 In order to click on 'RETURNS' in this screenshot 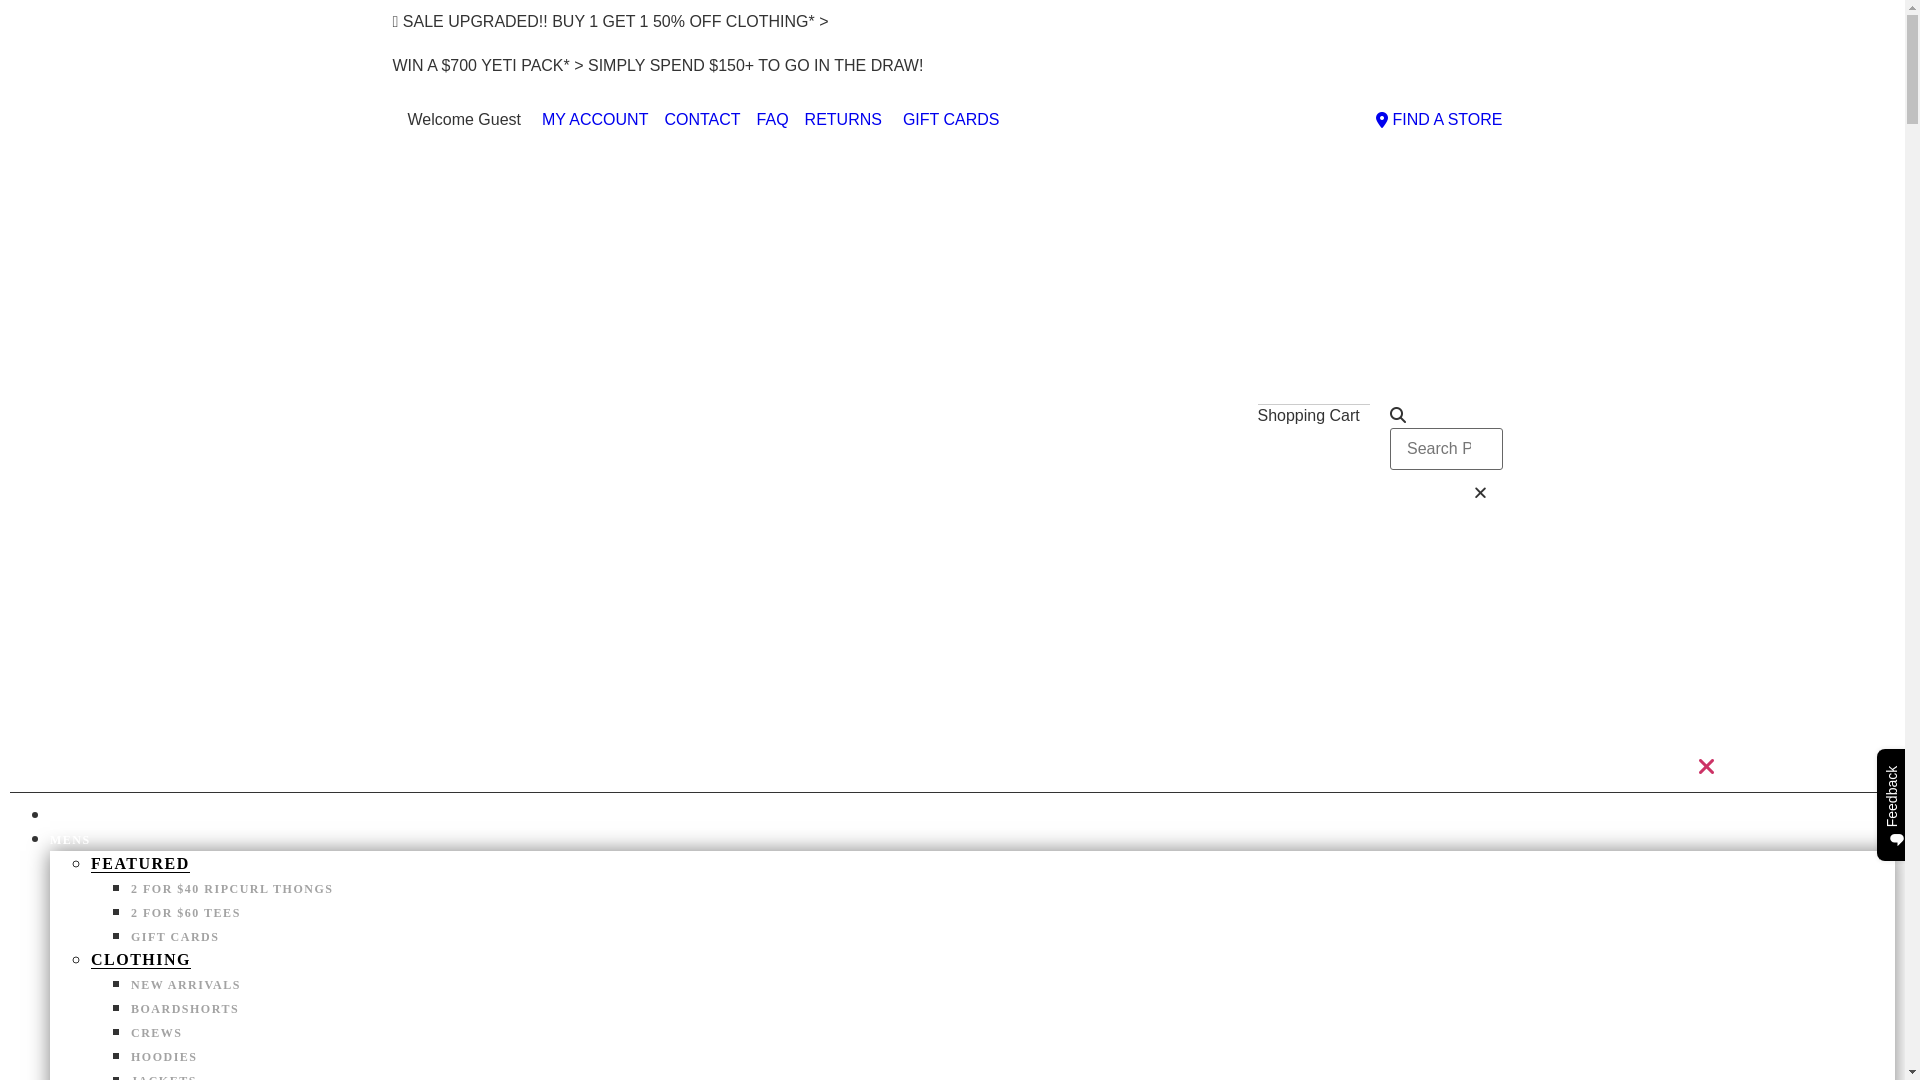, I will do `click(843, 119)`.